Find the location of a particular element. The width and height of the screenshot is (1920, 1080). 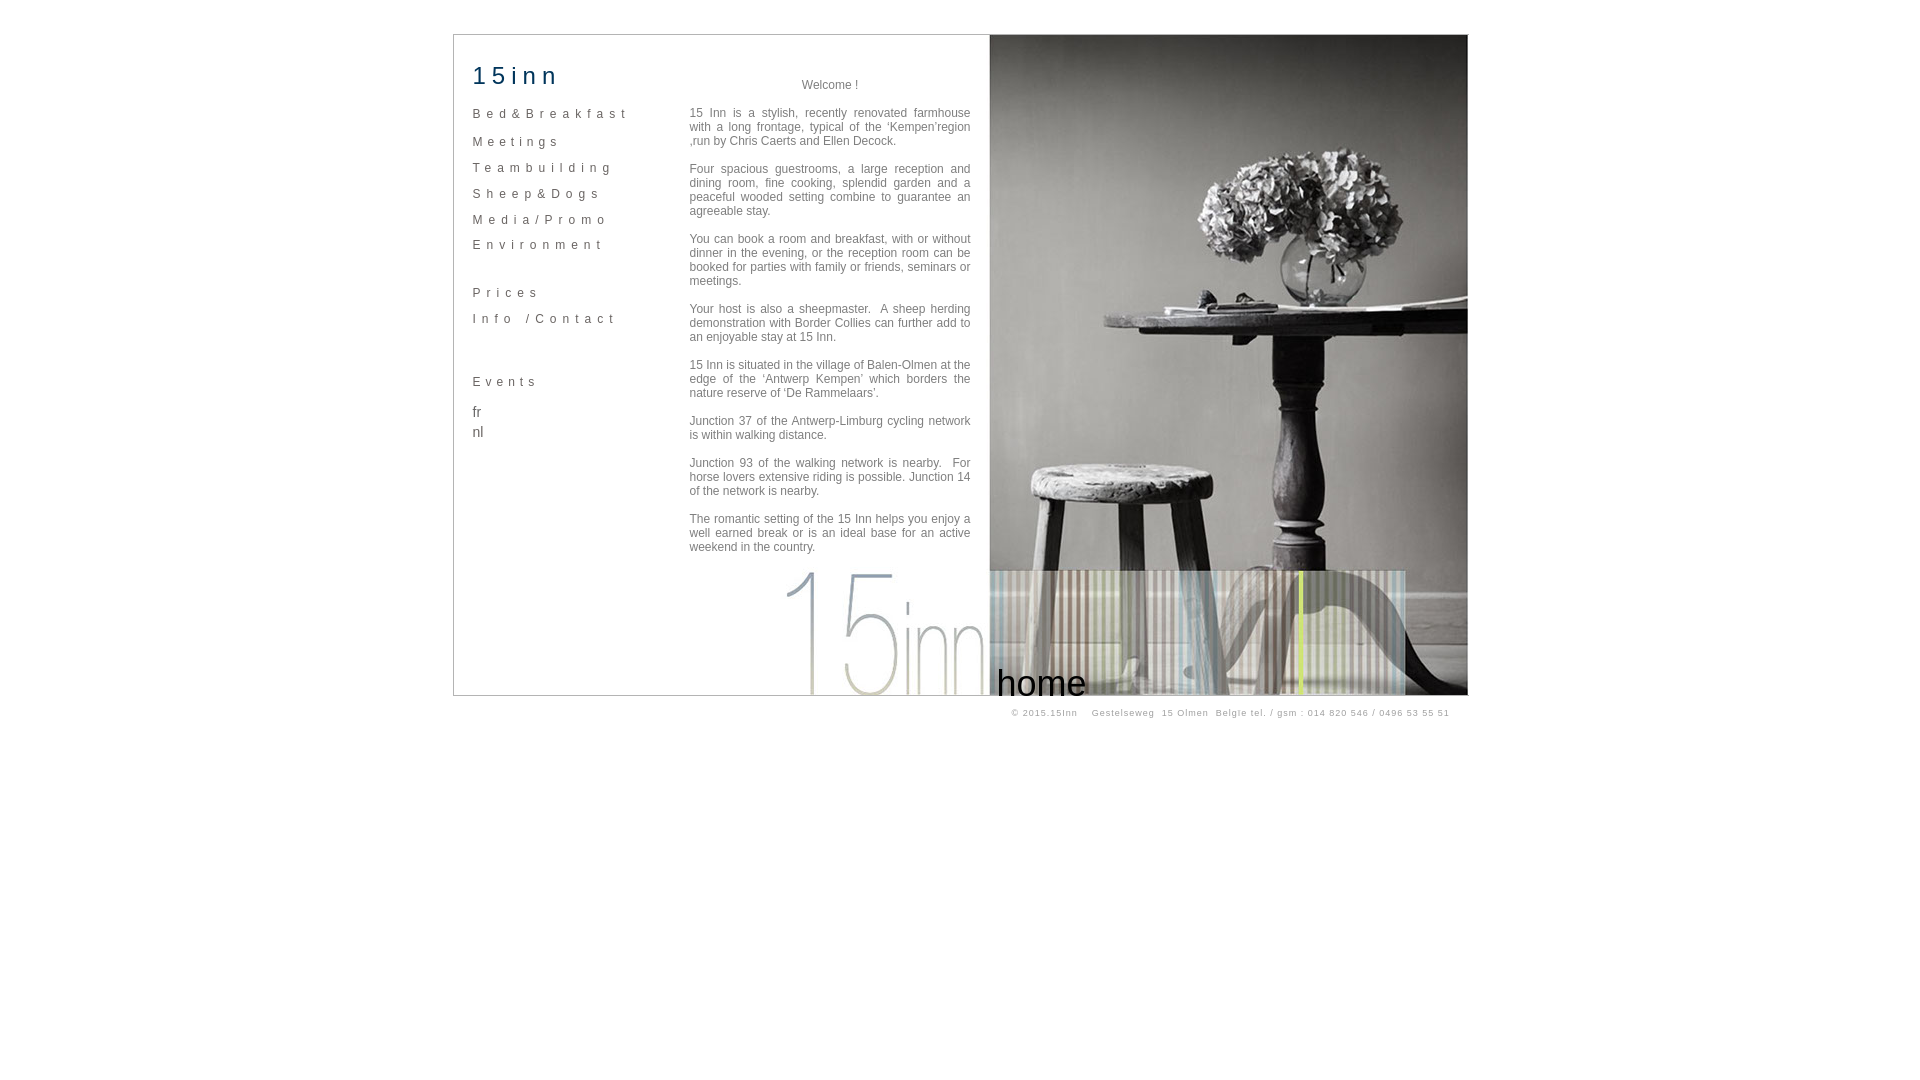

'nl' is located at coordinates (476, 431).